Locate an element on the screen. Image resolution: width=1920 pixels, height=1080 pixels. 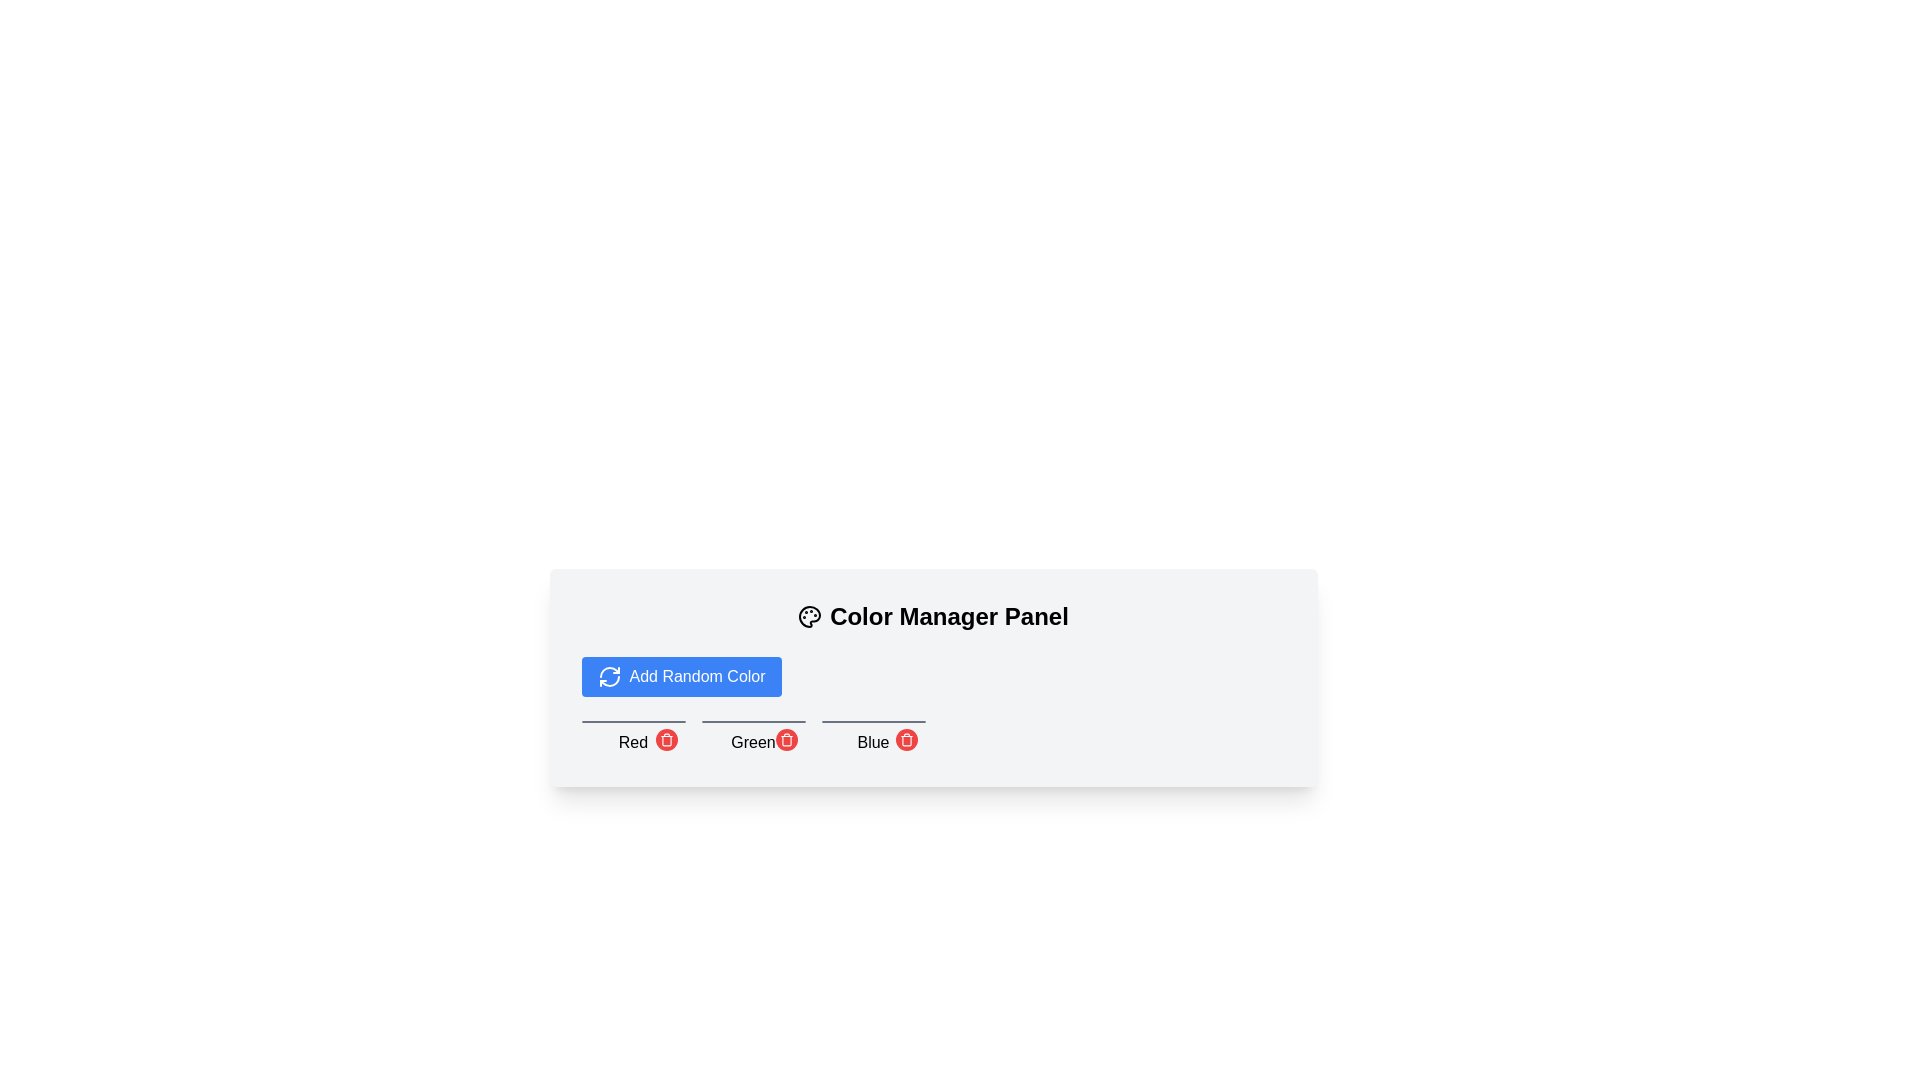
the small red circular button with a white trash can icon located in the top-right corner of the 'Red' section in the 'Color Manager Panel' is located at coordinates (666, 740).